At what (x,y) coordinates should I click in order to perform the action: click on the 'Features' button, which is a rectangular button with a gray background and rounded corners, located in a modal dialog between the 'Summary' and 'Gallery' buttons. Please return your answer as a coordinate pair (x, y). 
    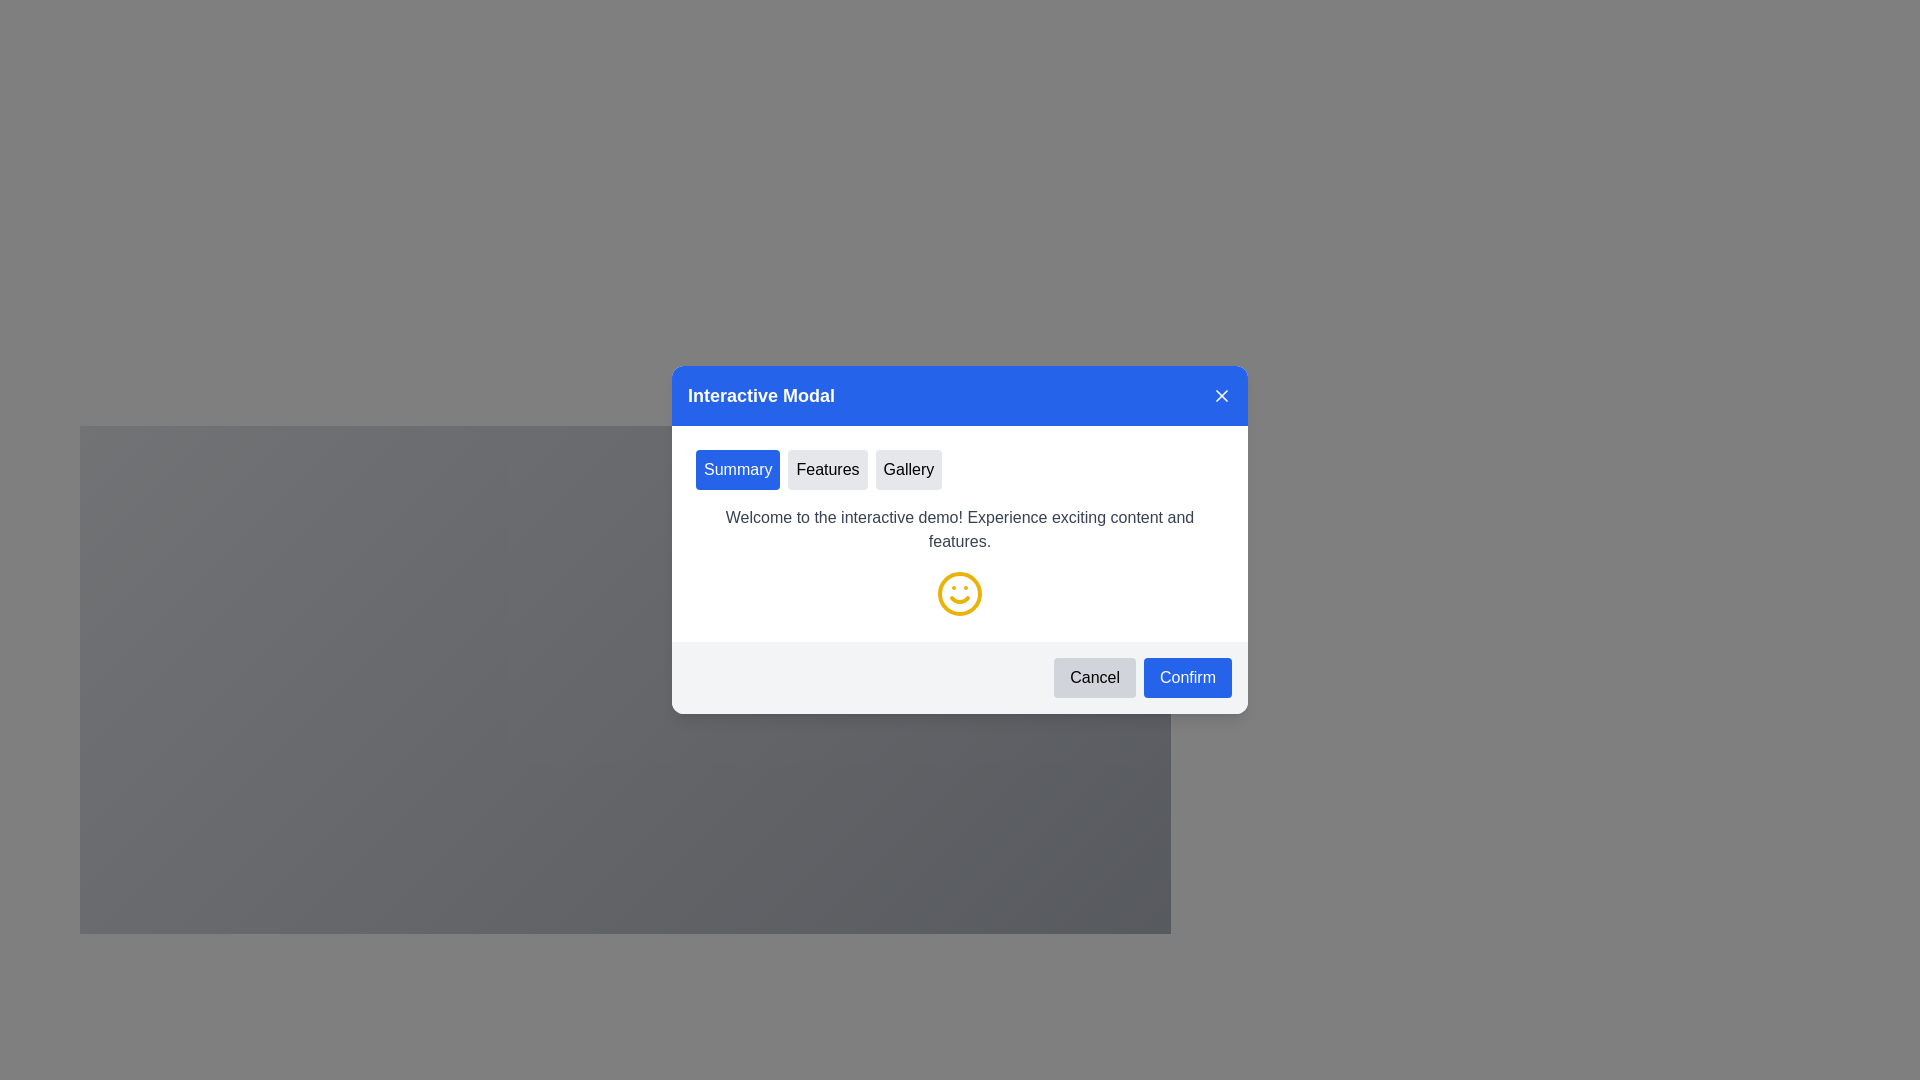
    Looking at the image, I should click on (828, 470).